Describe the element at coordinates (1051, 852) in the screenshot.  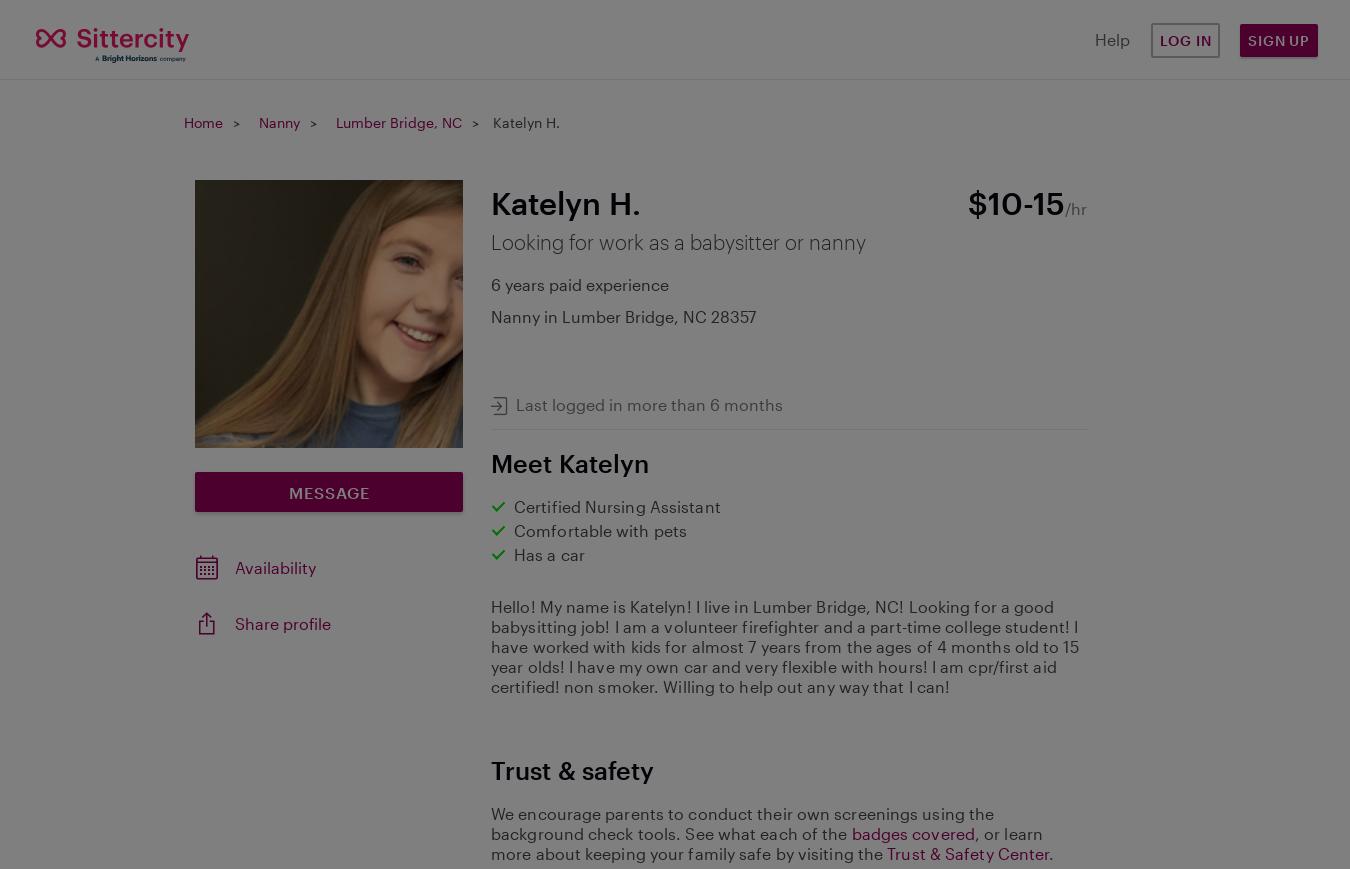
I see `'.'` at that location.